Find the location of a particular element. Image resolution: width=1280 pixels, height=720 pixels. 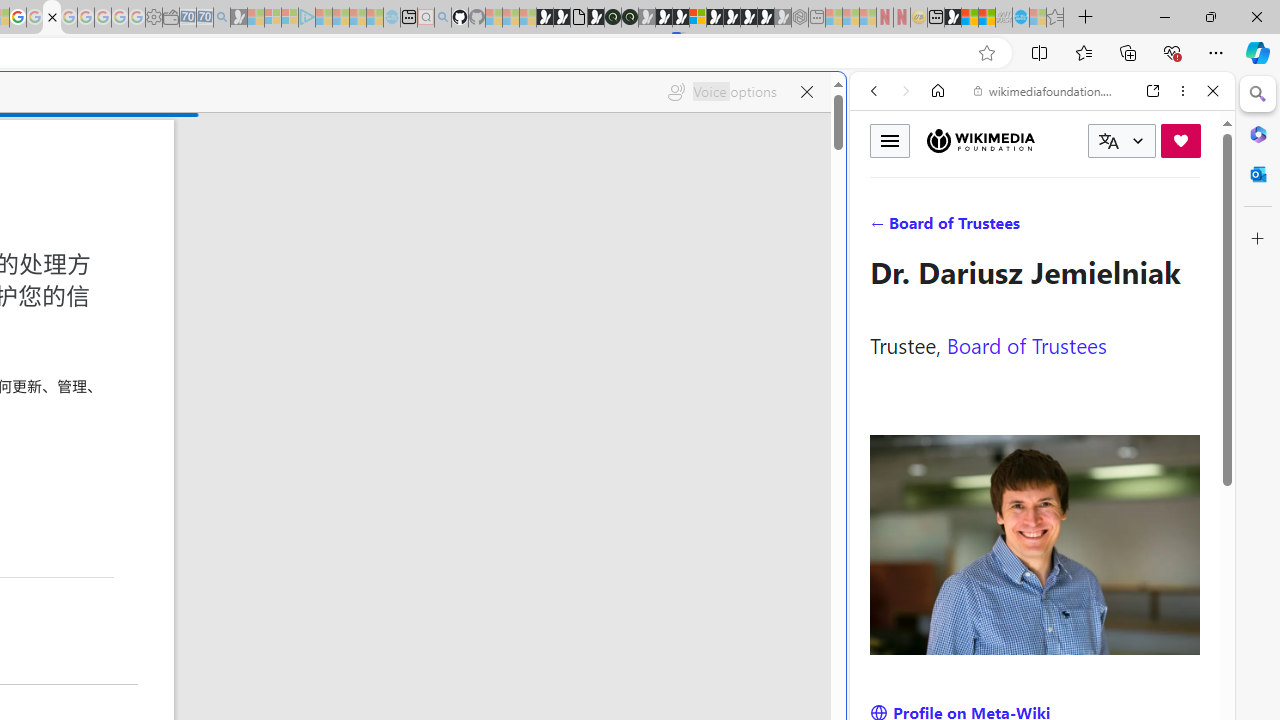

'Class: i icon icon-translate language-switcher__icon' is located at coordinates (1108, 140).